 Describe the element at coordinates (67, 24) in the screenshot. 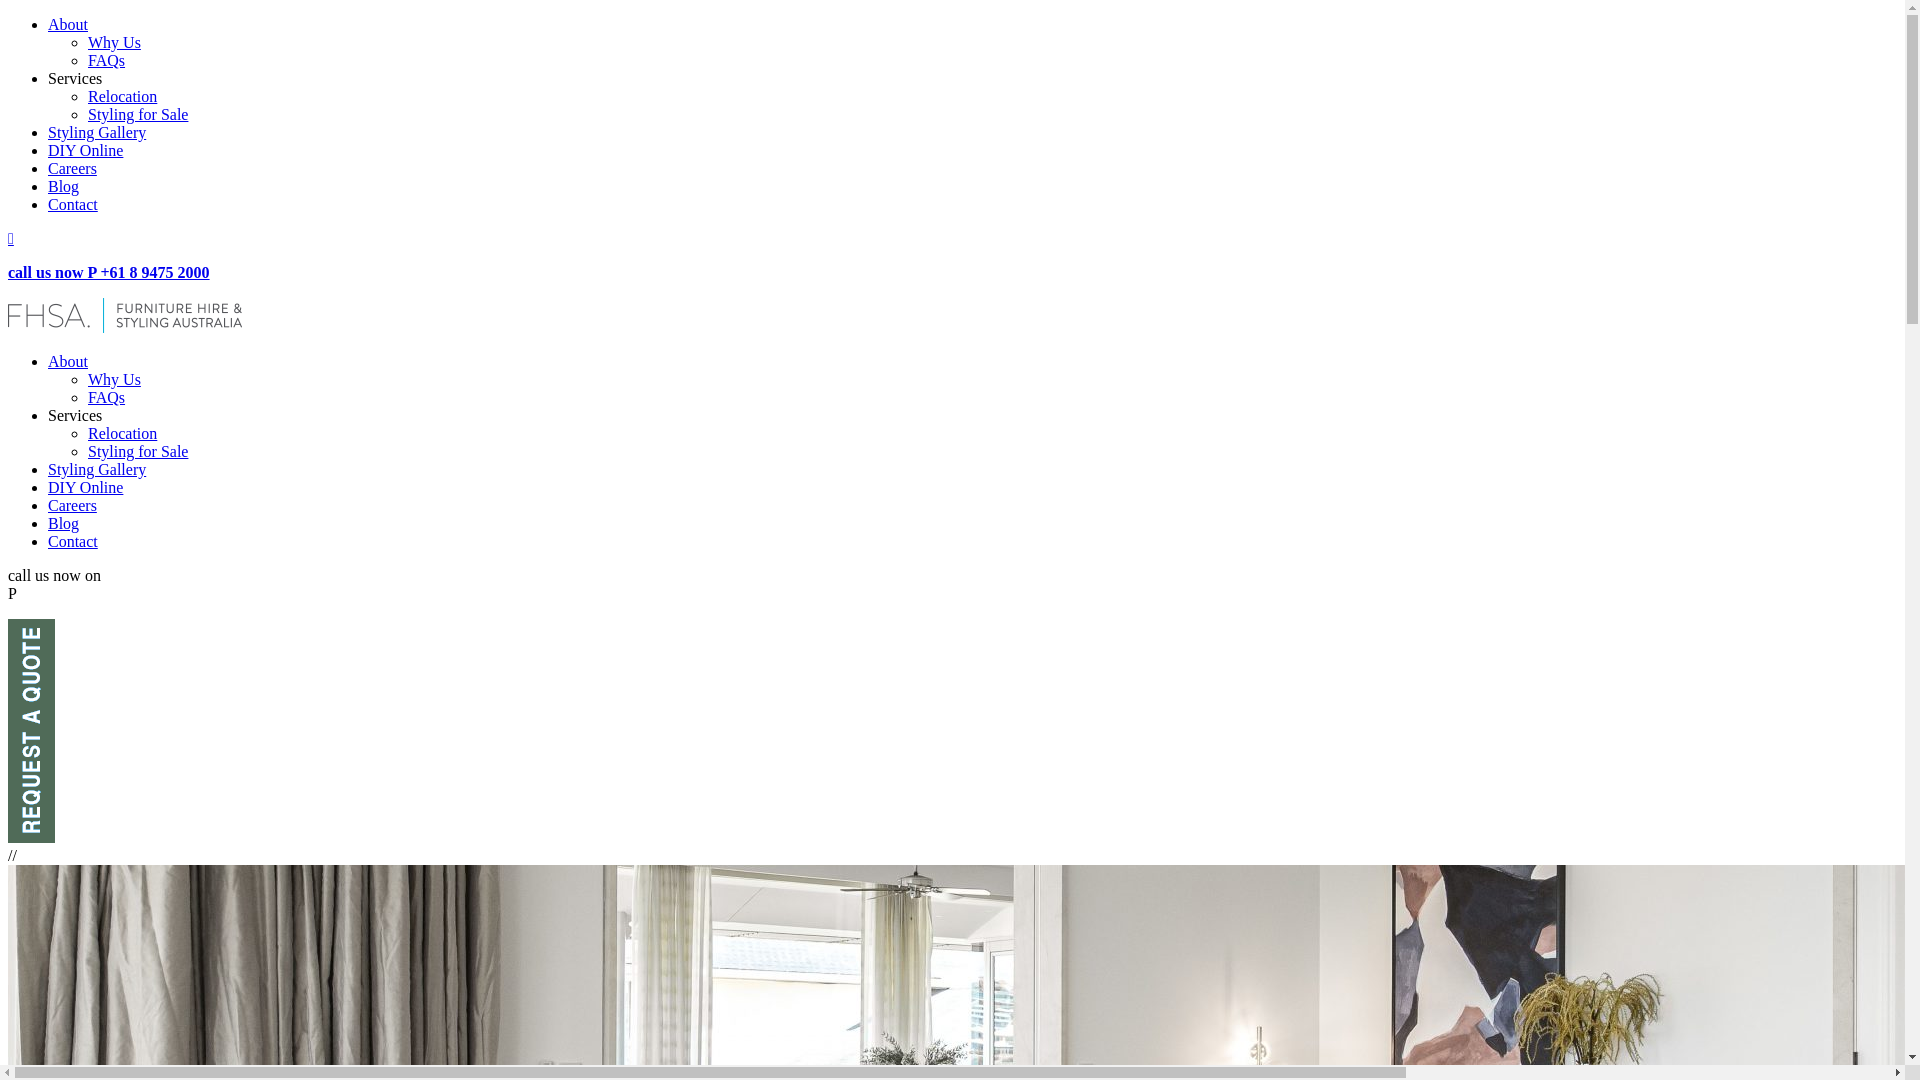

I see `'About'` at that location.